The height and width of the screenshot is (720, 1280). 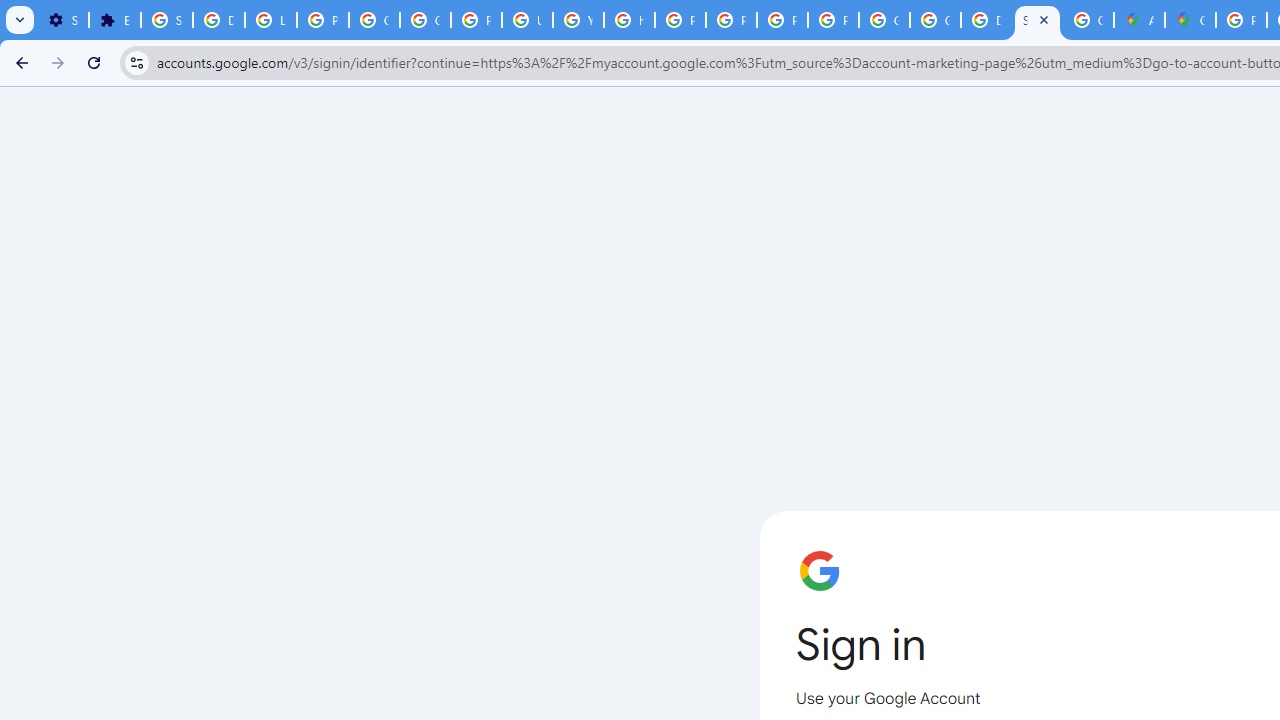 What do you see at coordinates (577, 20) in the screenshot?
I see `'YouTube'` at bounding box center [577, 20].